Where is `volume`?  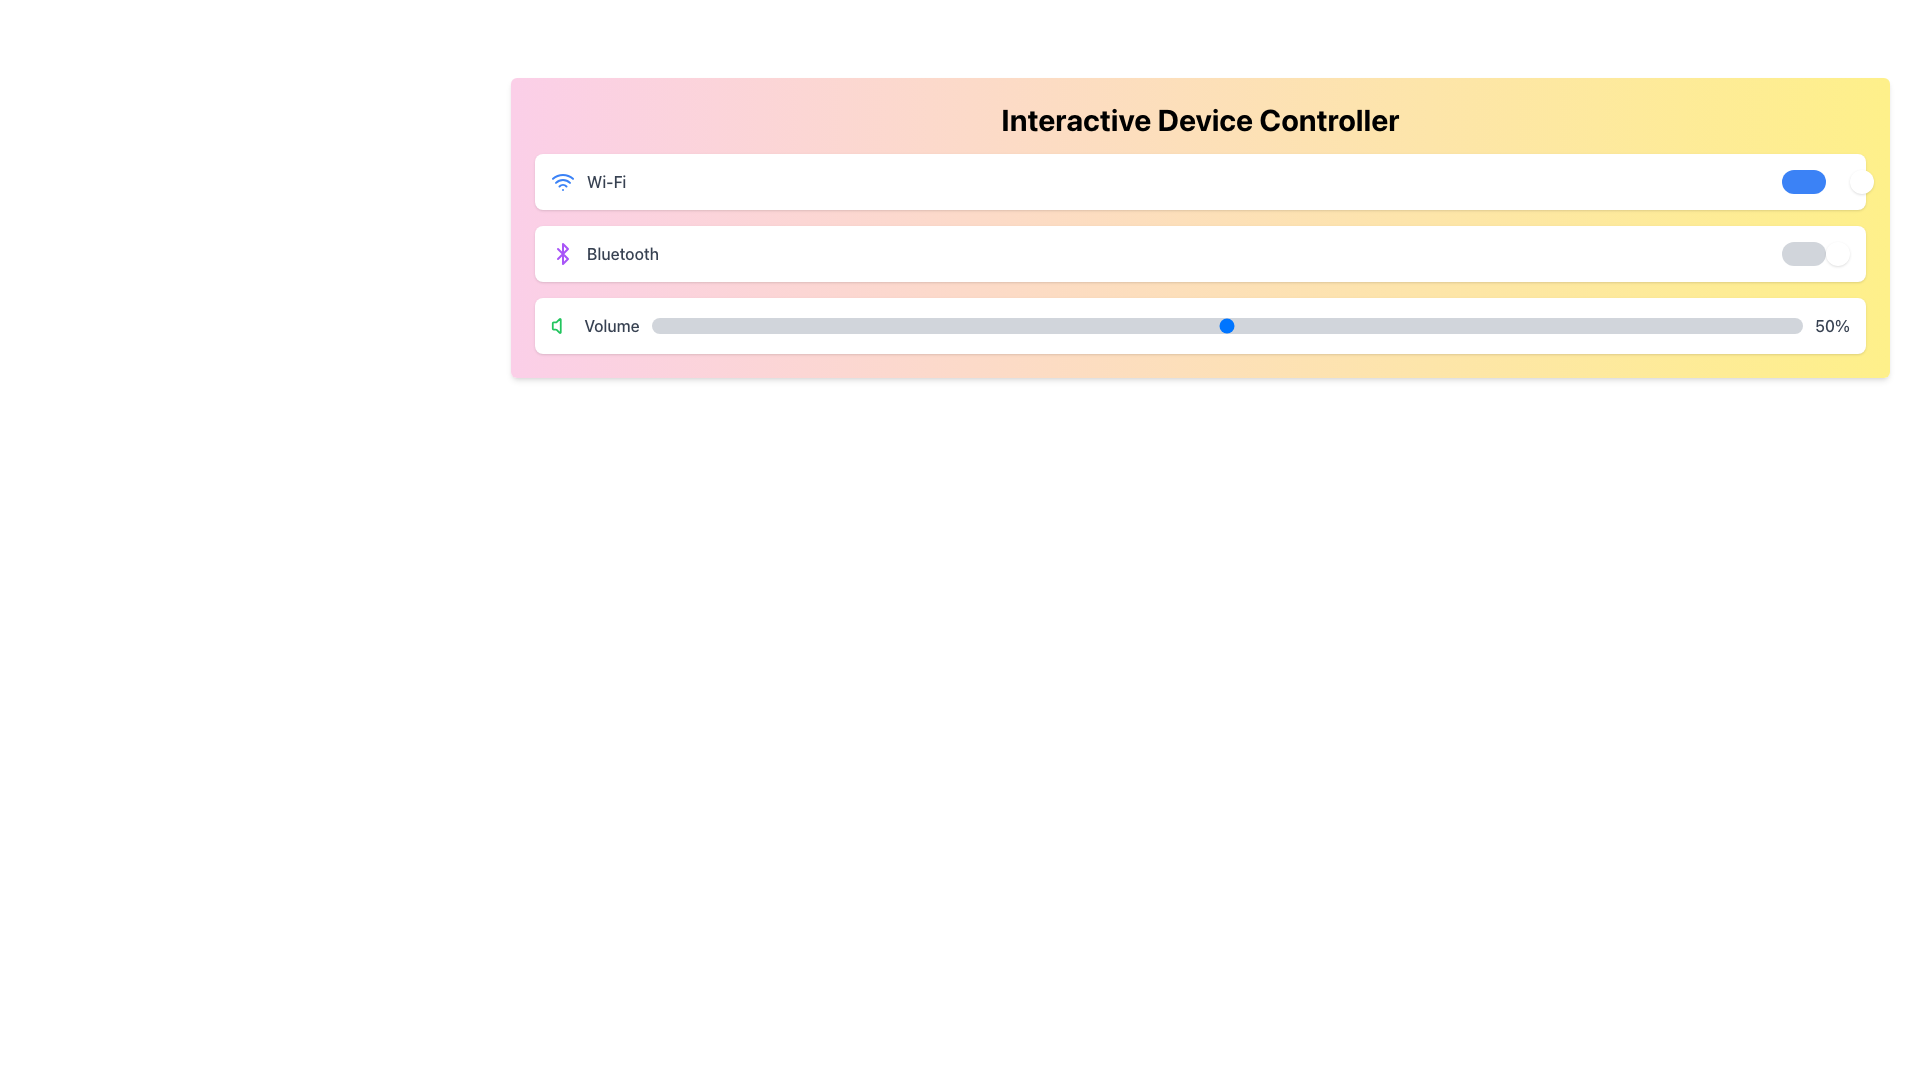 volume is located at coordinates (974, 325).